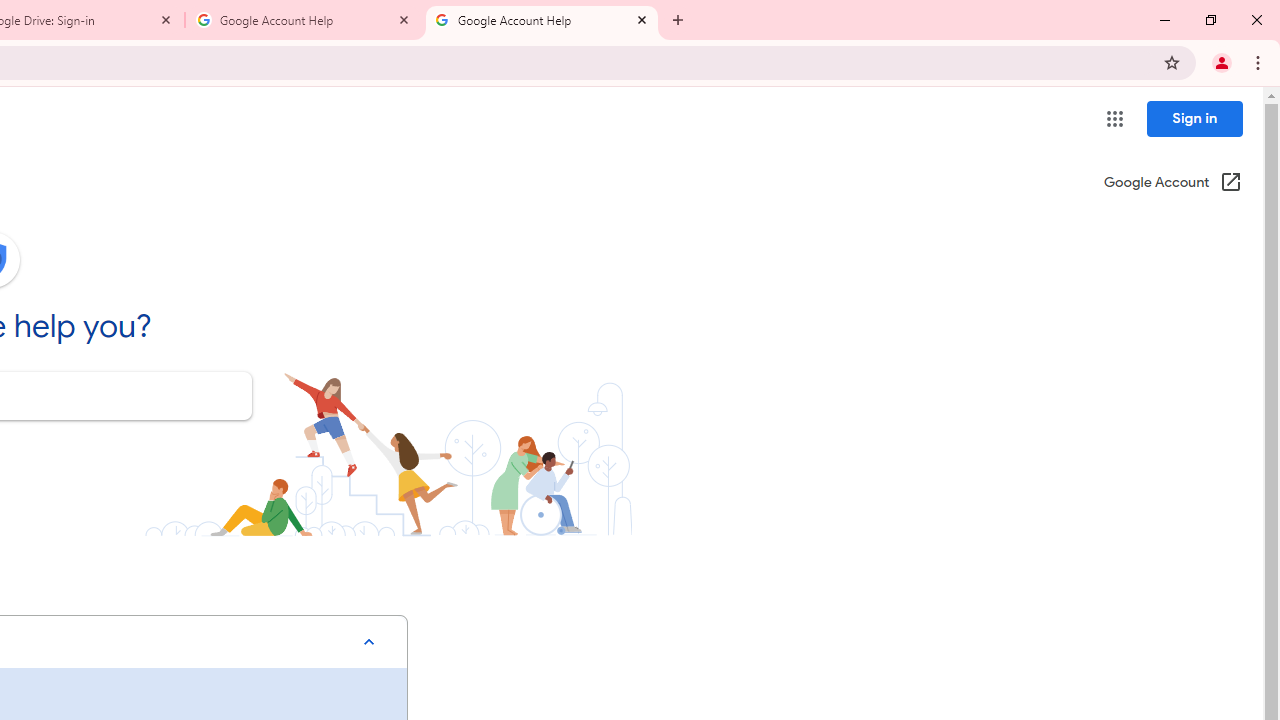  What do you see at coordinates (1173, 183) in the screenshot?
I see `'Google Account (Open in a new window)'` at bounding box center [1173, 183].